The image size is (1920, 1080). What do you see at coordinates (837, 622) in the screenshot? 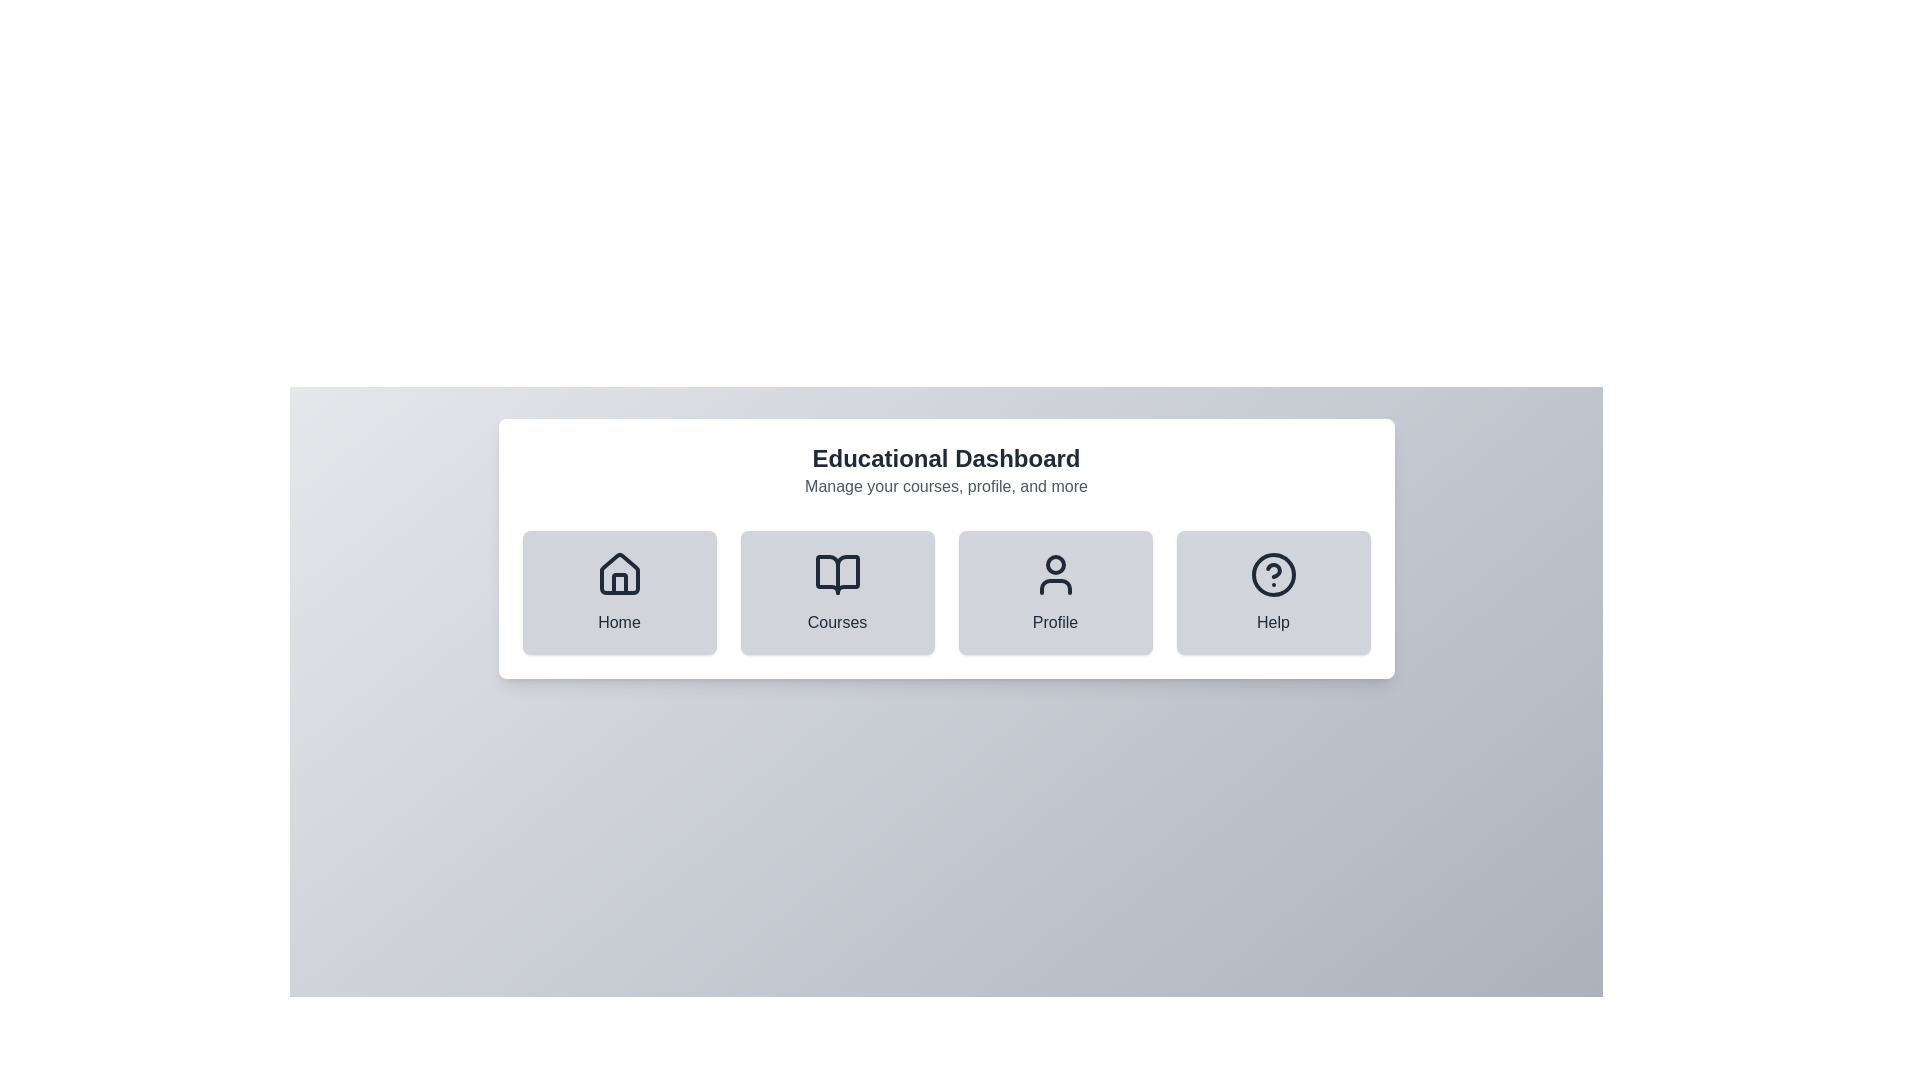
I see `the 'Courses' text label located at the bottom-center of the second card in a horizontal row of four cards, which is positioned directly under a book-like icon` at bounding box center [837, 622].